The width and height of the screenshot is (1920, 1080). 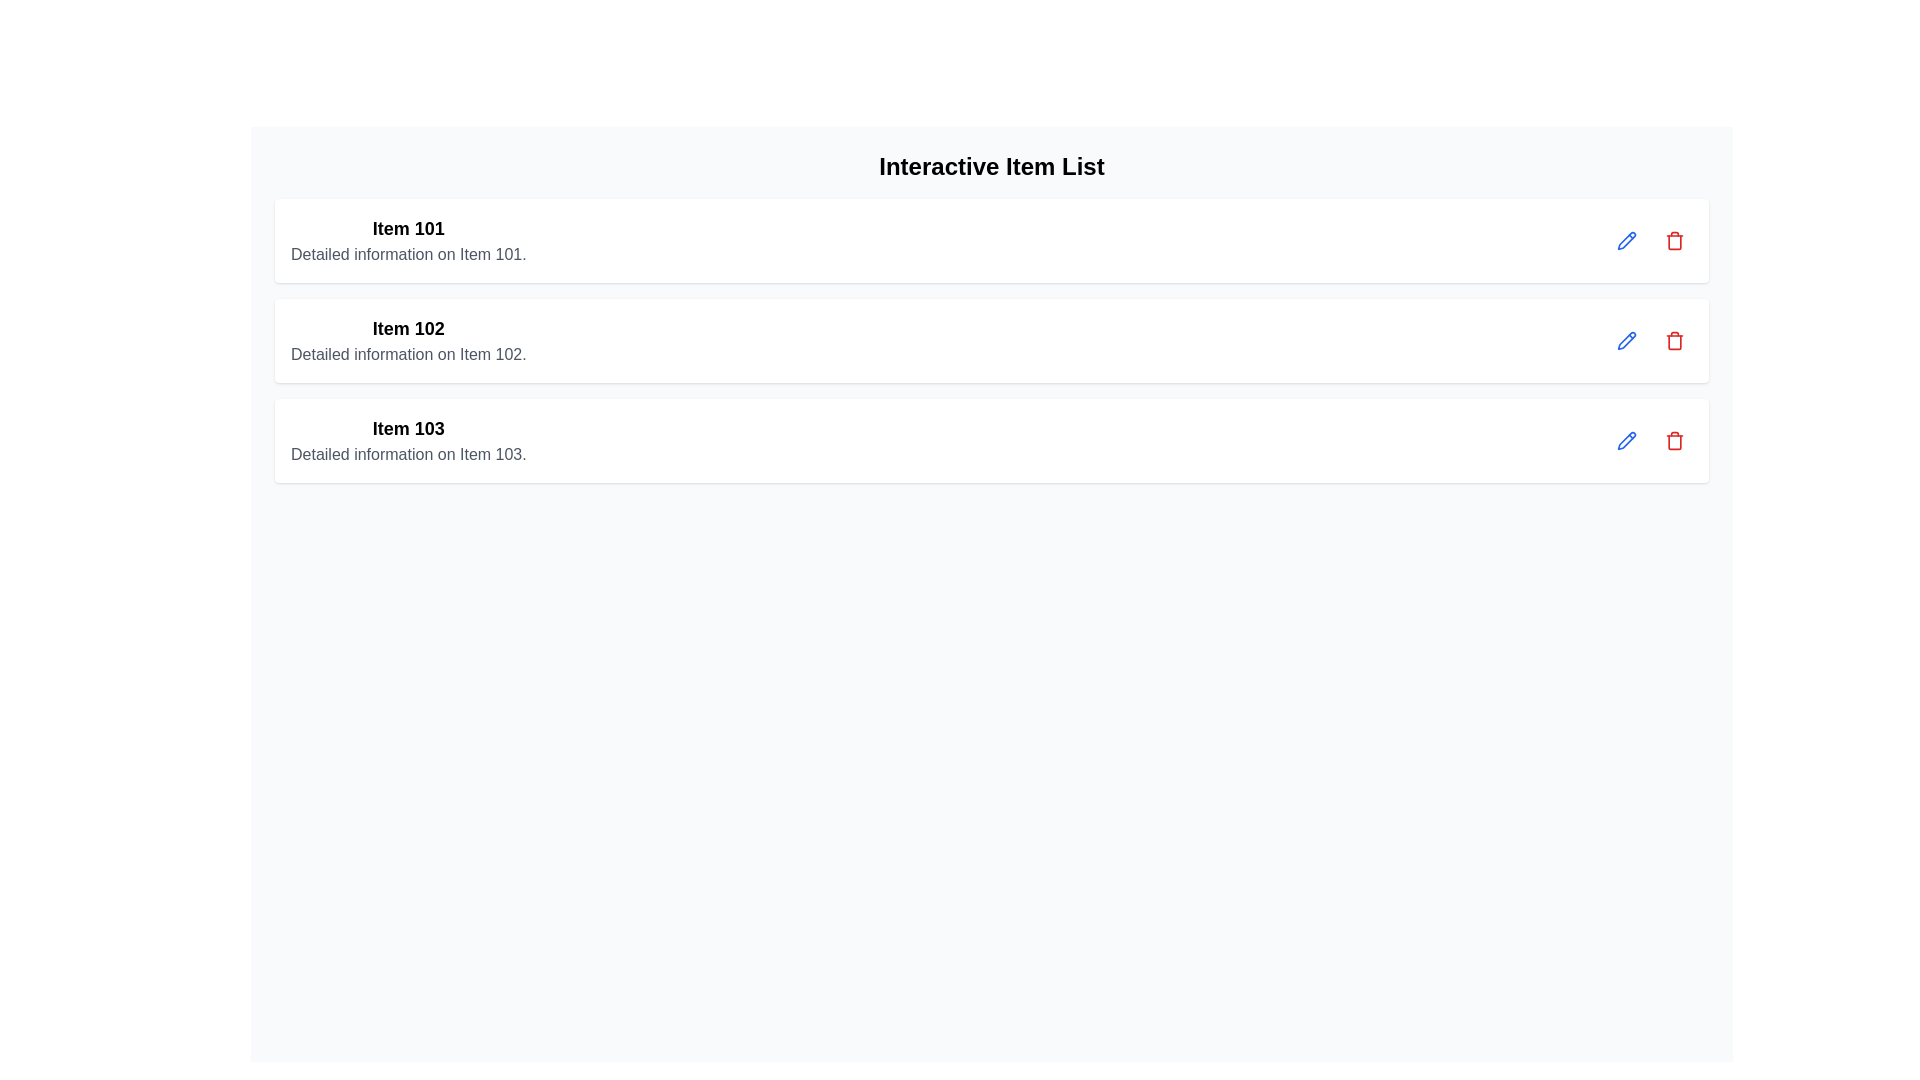 What do you see at coordinates (1675, 339) in the screenshot?
I see `the delete button located on the right side of the interface within the row labeled 'Item 102'` at bounding box center [1675, 339].